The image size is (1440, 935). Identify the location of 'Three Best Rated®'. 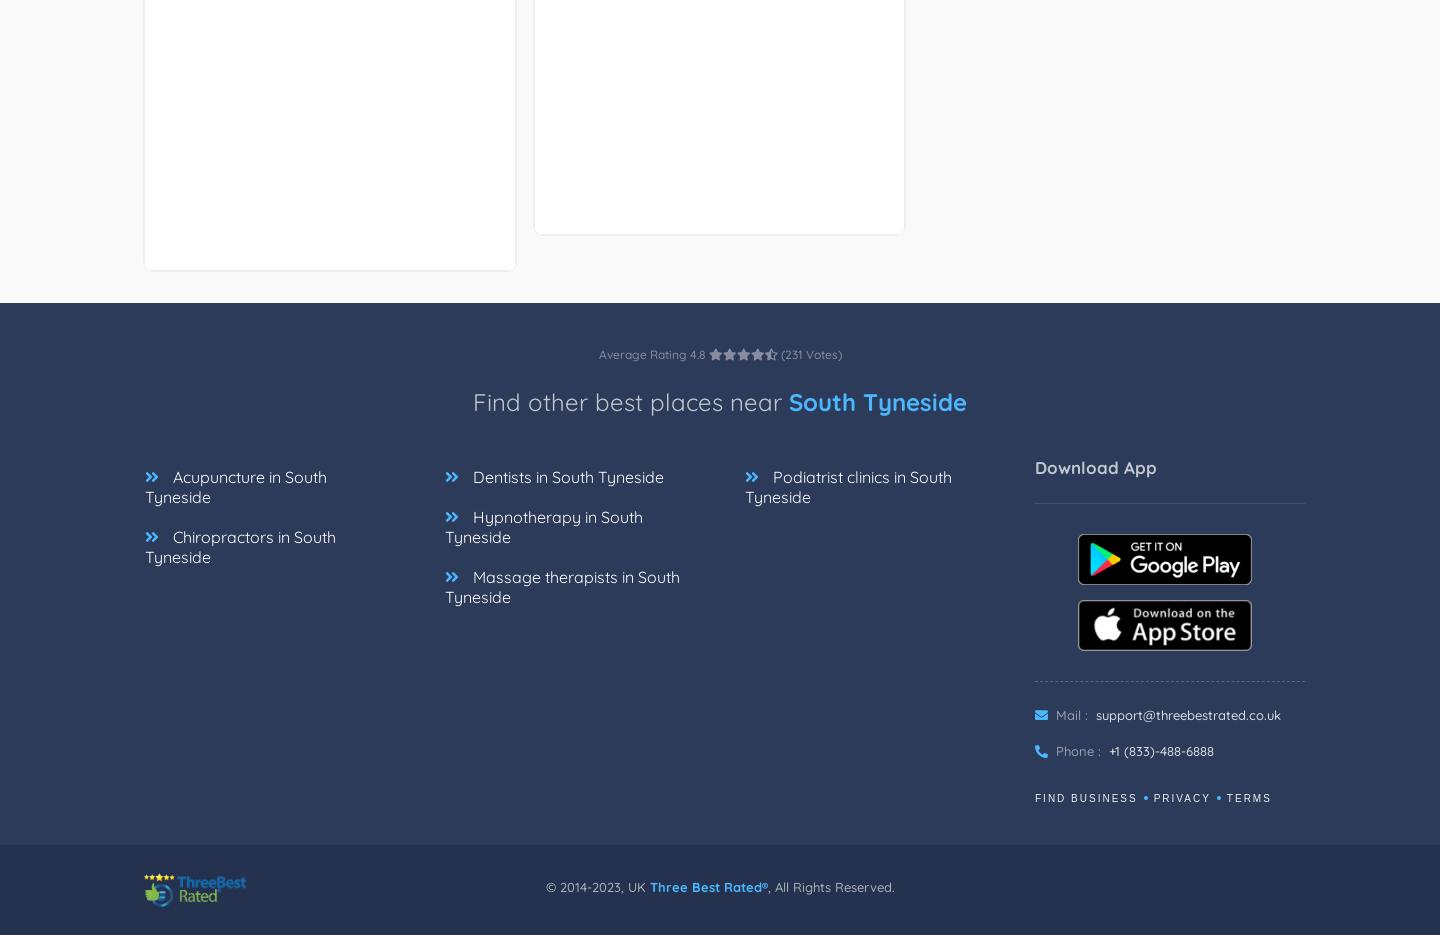
(708, 886).